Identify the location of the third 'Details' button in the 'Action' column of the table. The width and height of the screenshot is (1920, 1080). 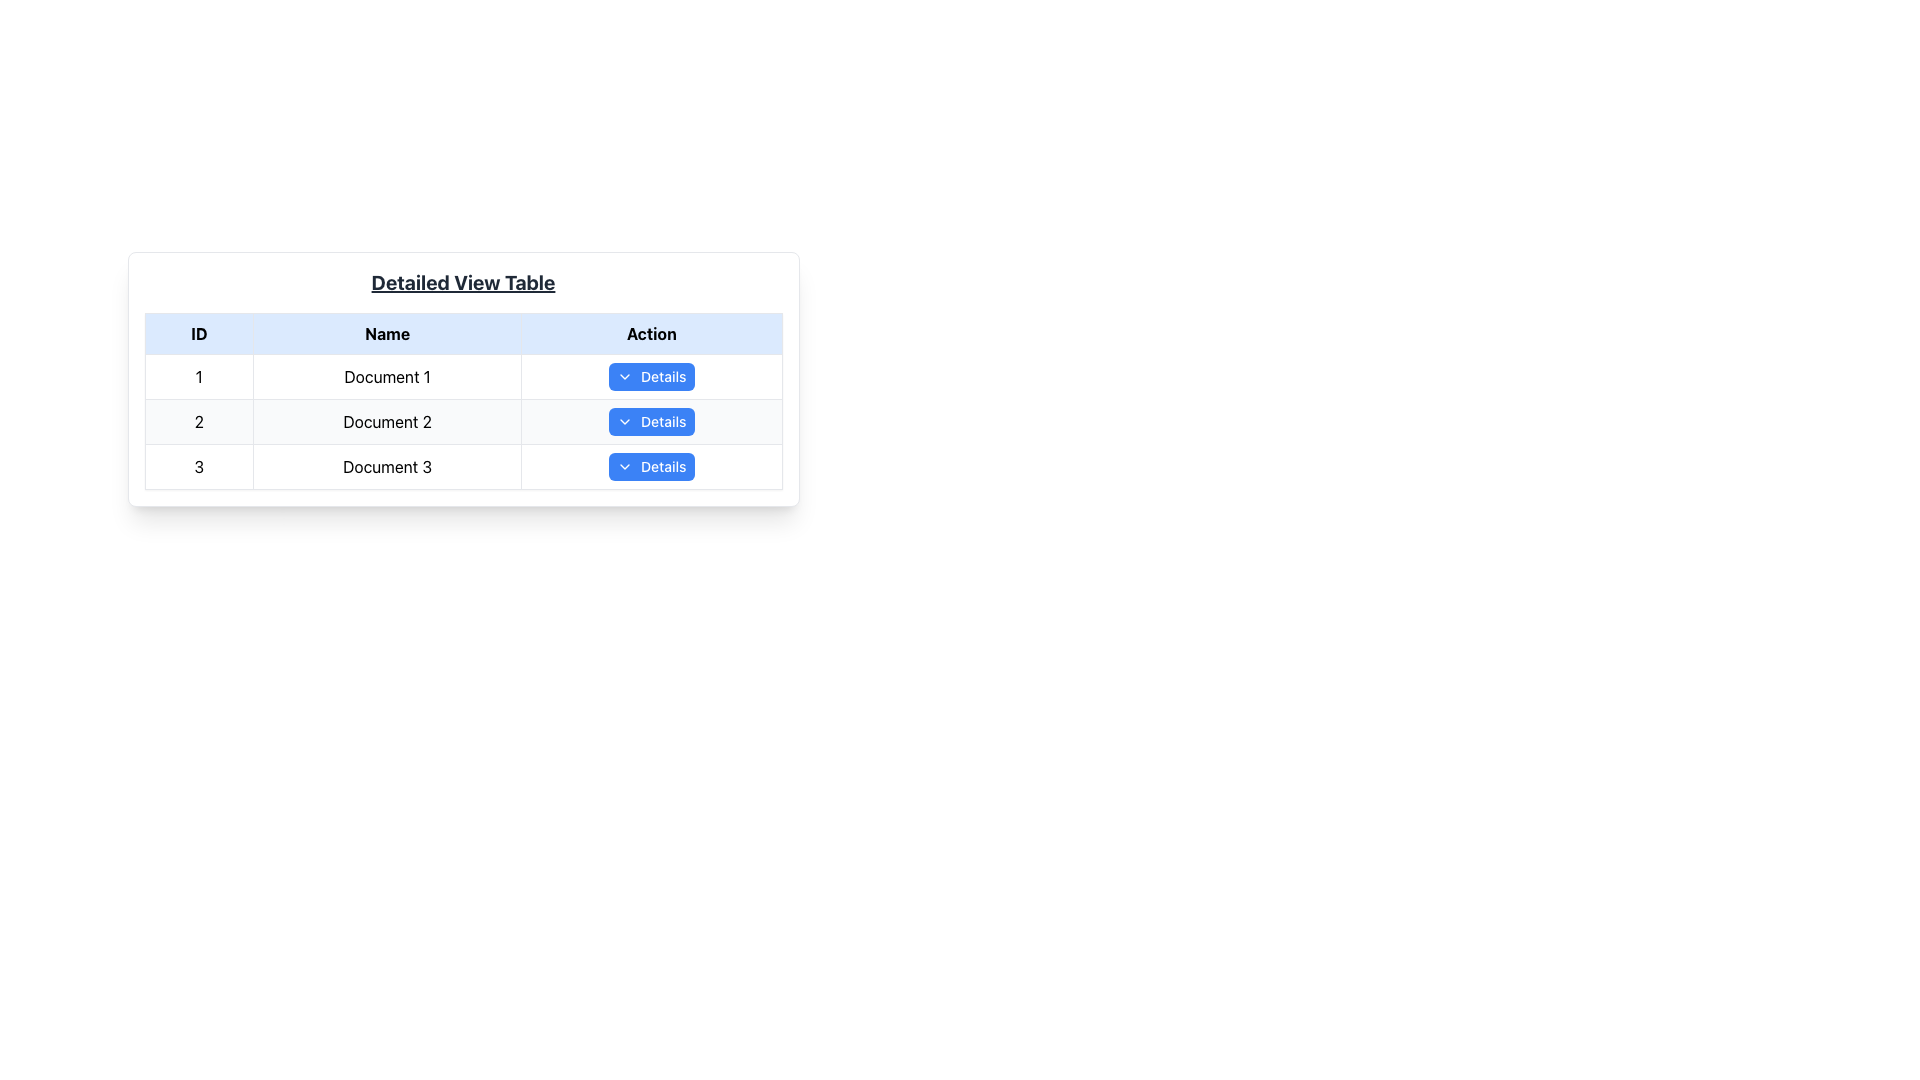
(651, 466).